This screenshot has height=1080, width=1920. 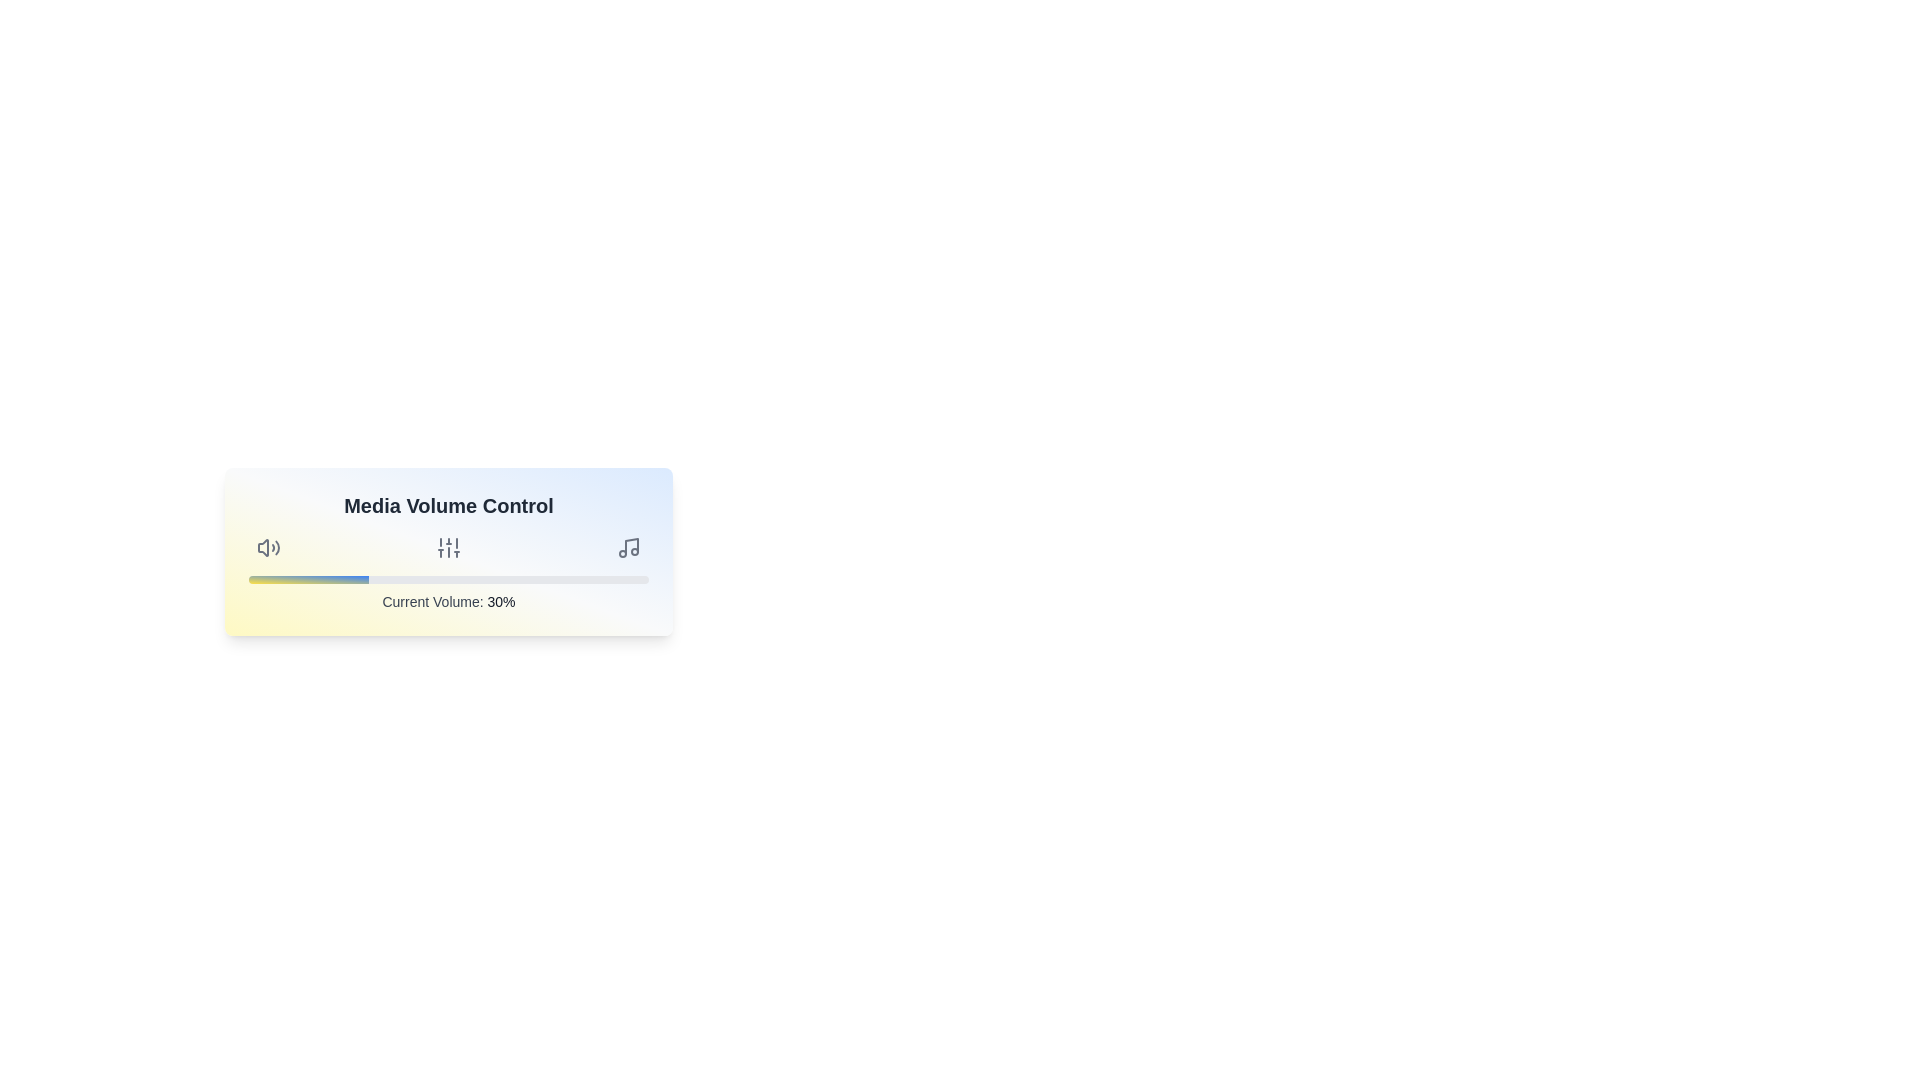 What do you see at coordinates (459, 579) in the screenshot?
I see `the volume` at bounding box center [459, 579].